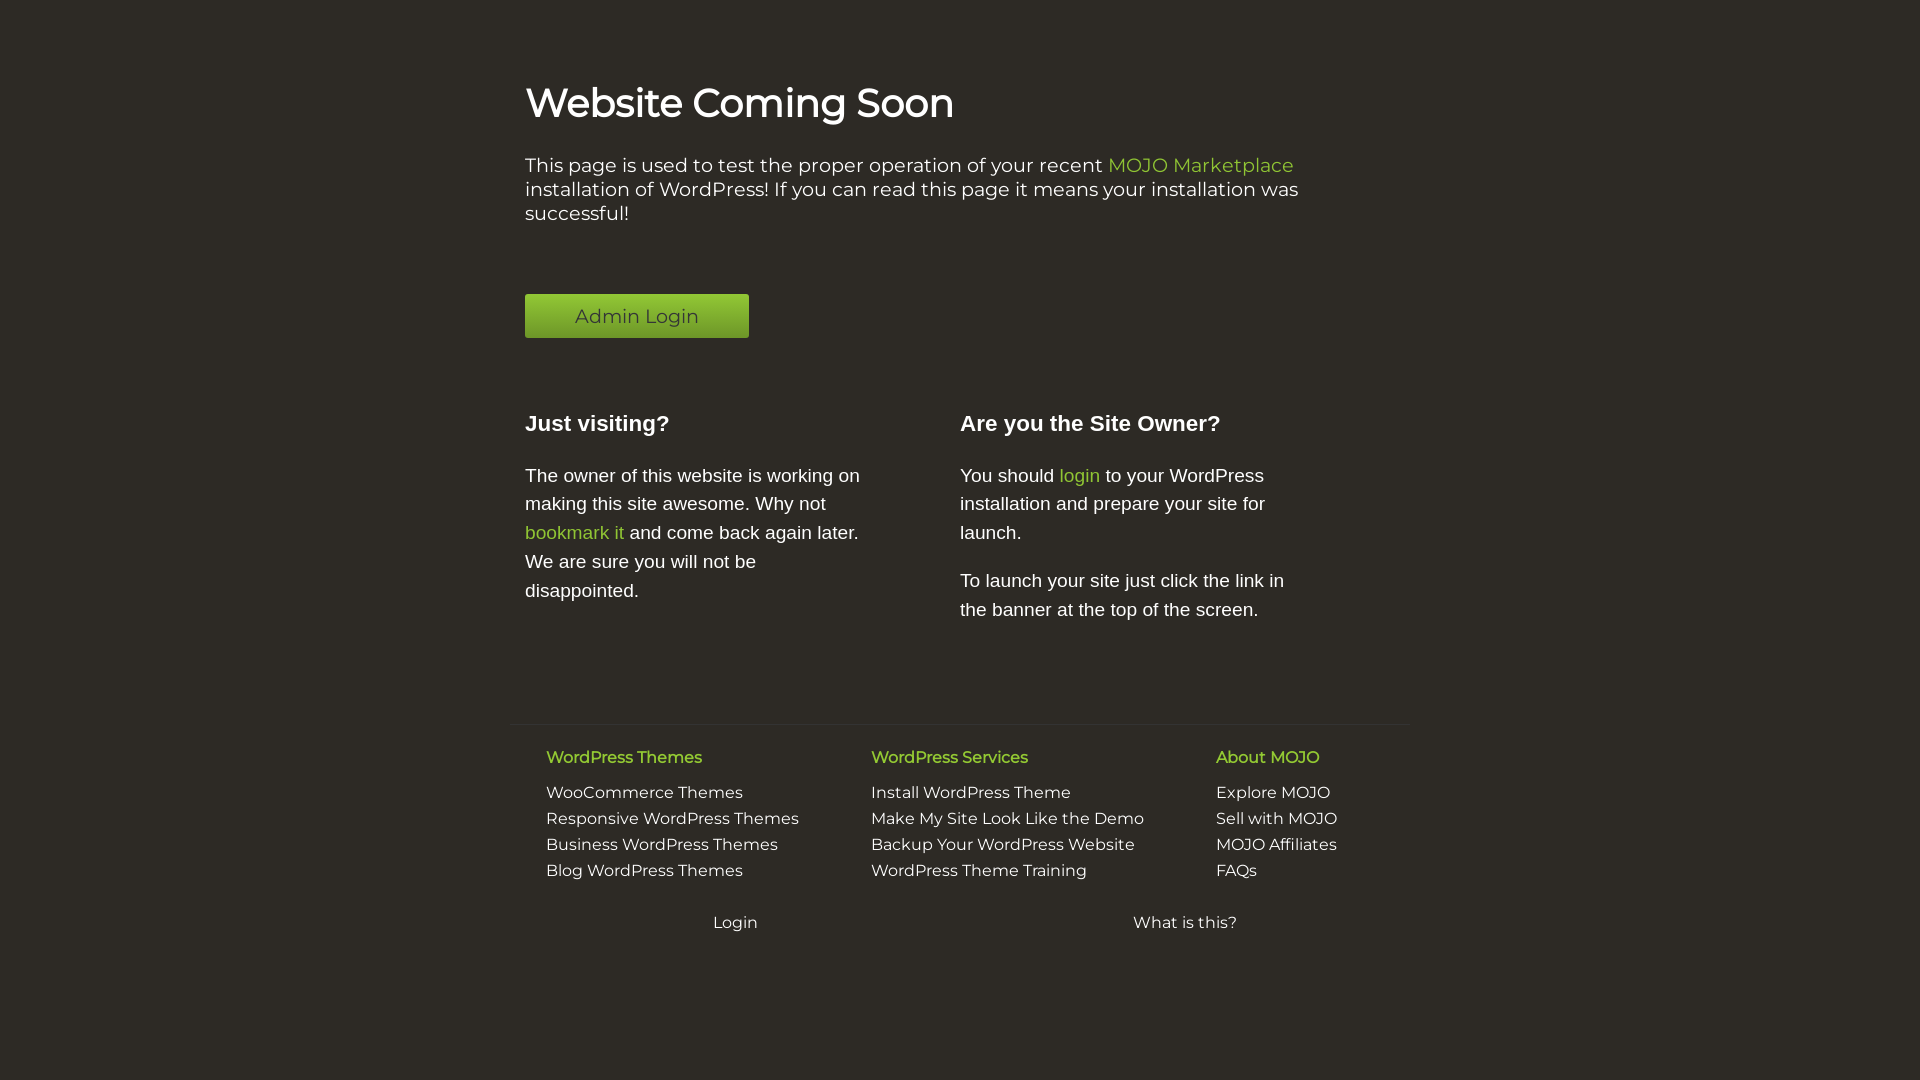  I want to click on 'Blog WordPress Themes', so click(546, 869).